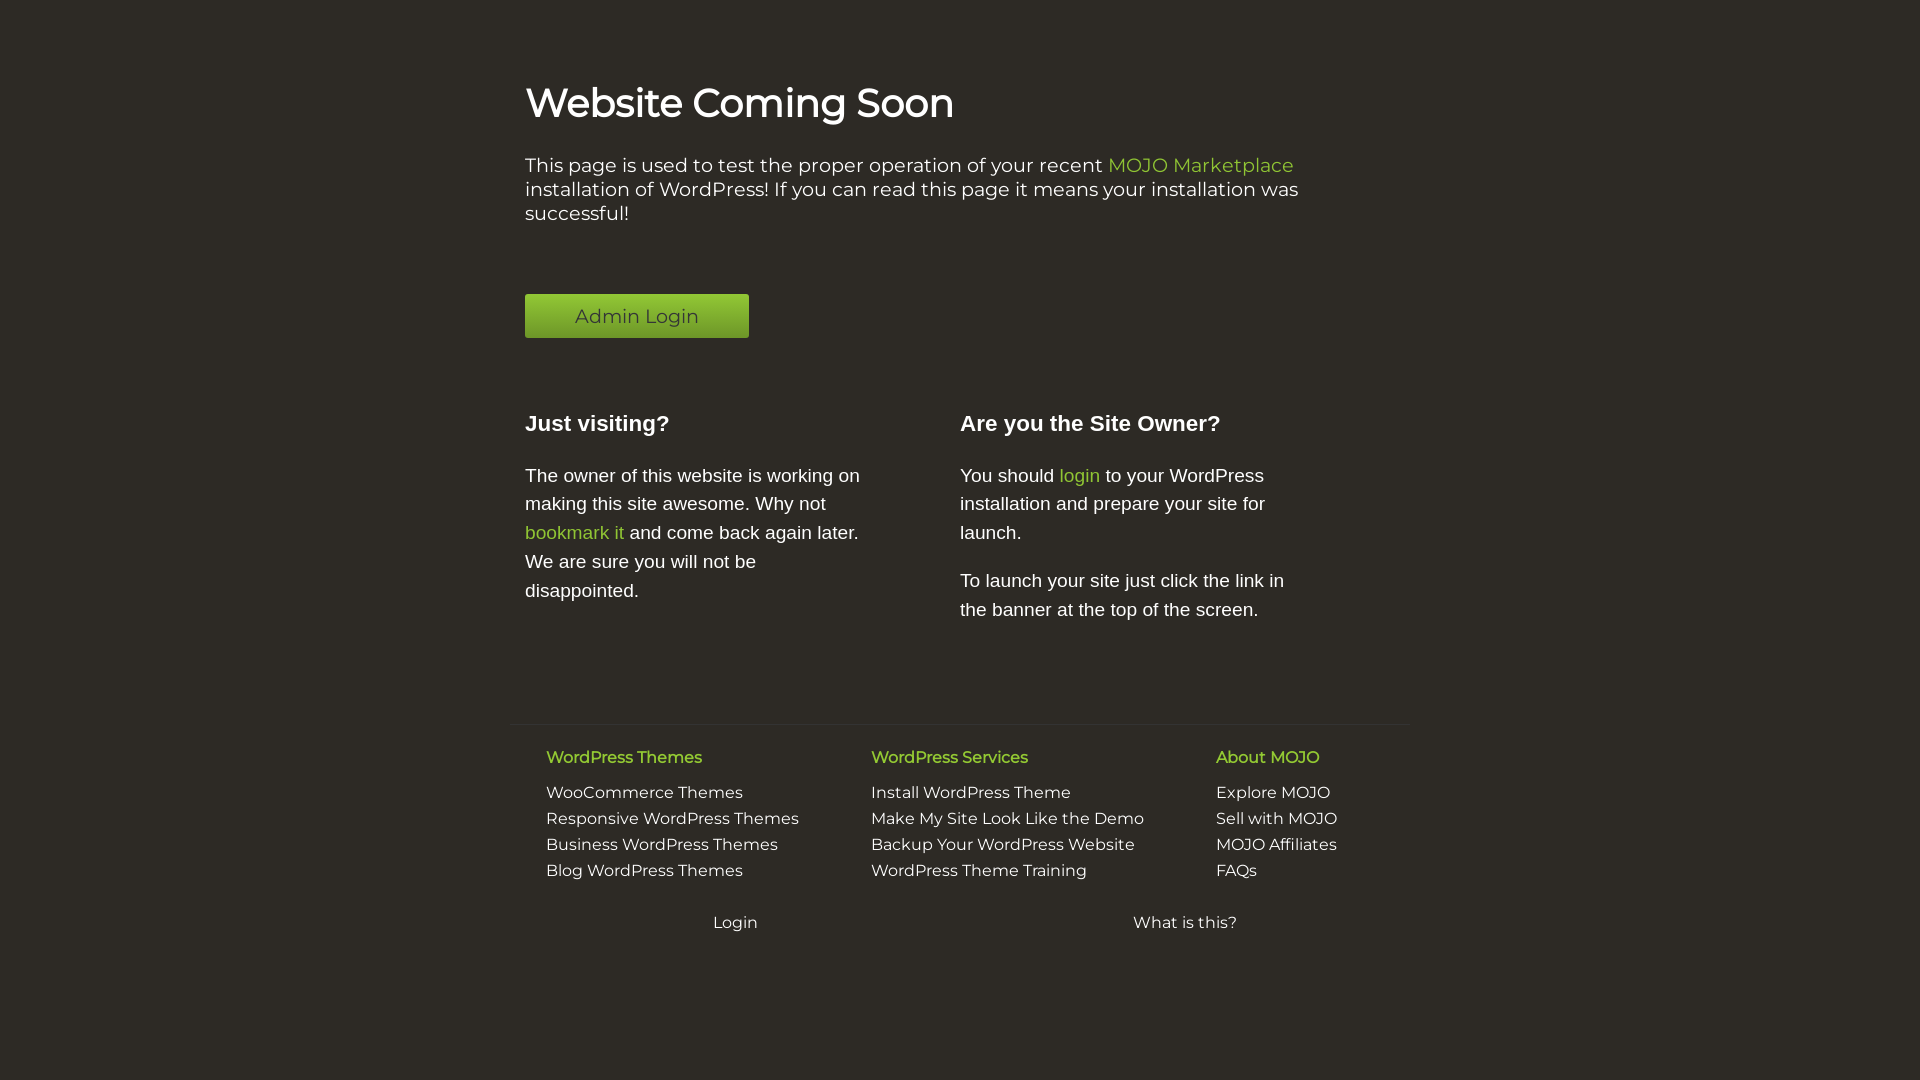  I want to click on 'Blog WordPress Themes', so click(546, 869).